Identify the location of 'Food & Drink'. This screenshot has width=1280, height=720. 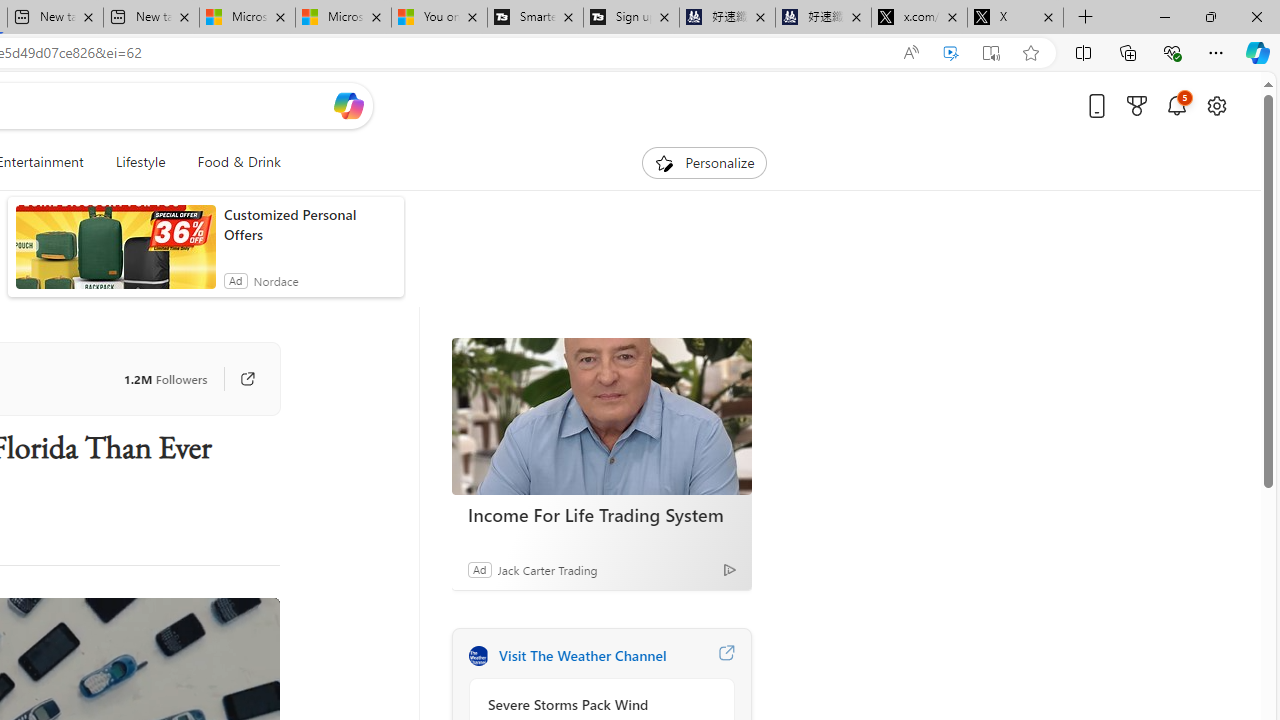
(231, 162).